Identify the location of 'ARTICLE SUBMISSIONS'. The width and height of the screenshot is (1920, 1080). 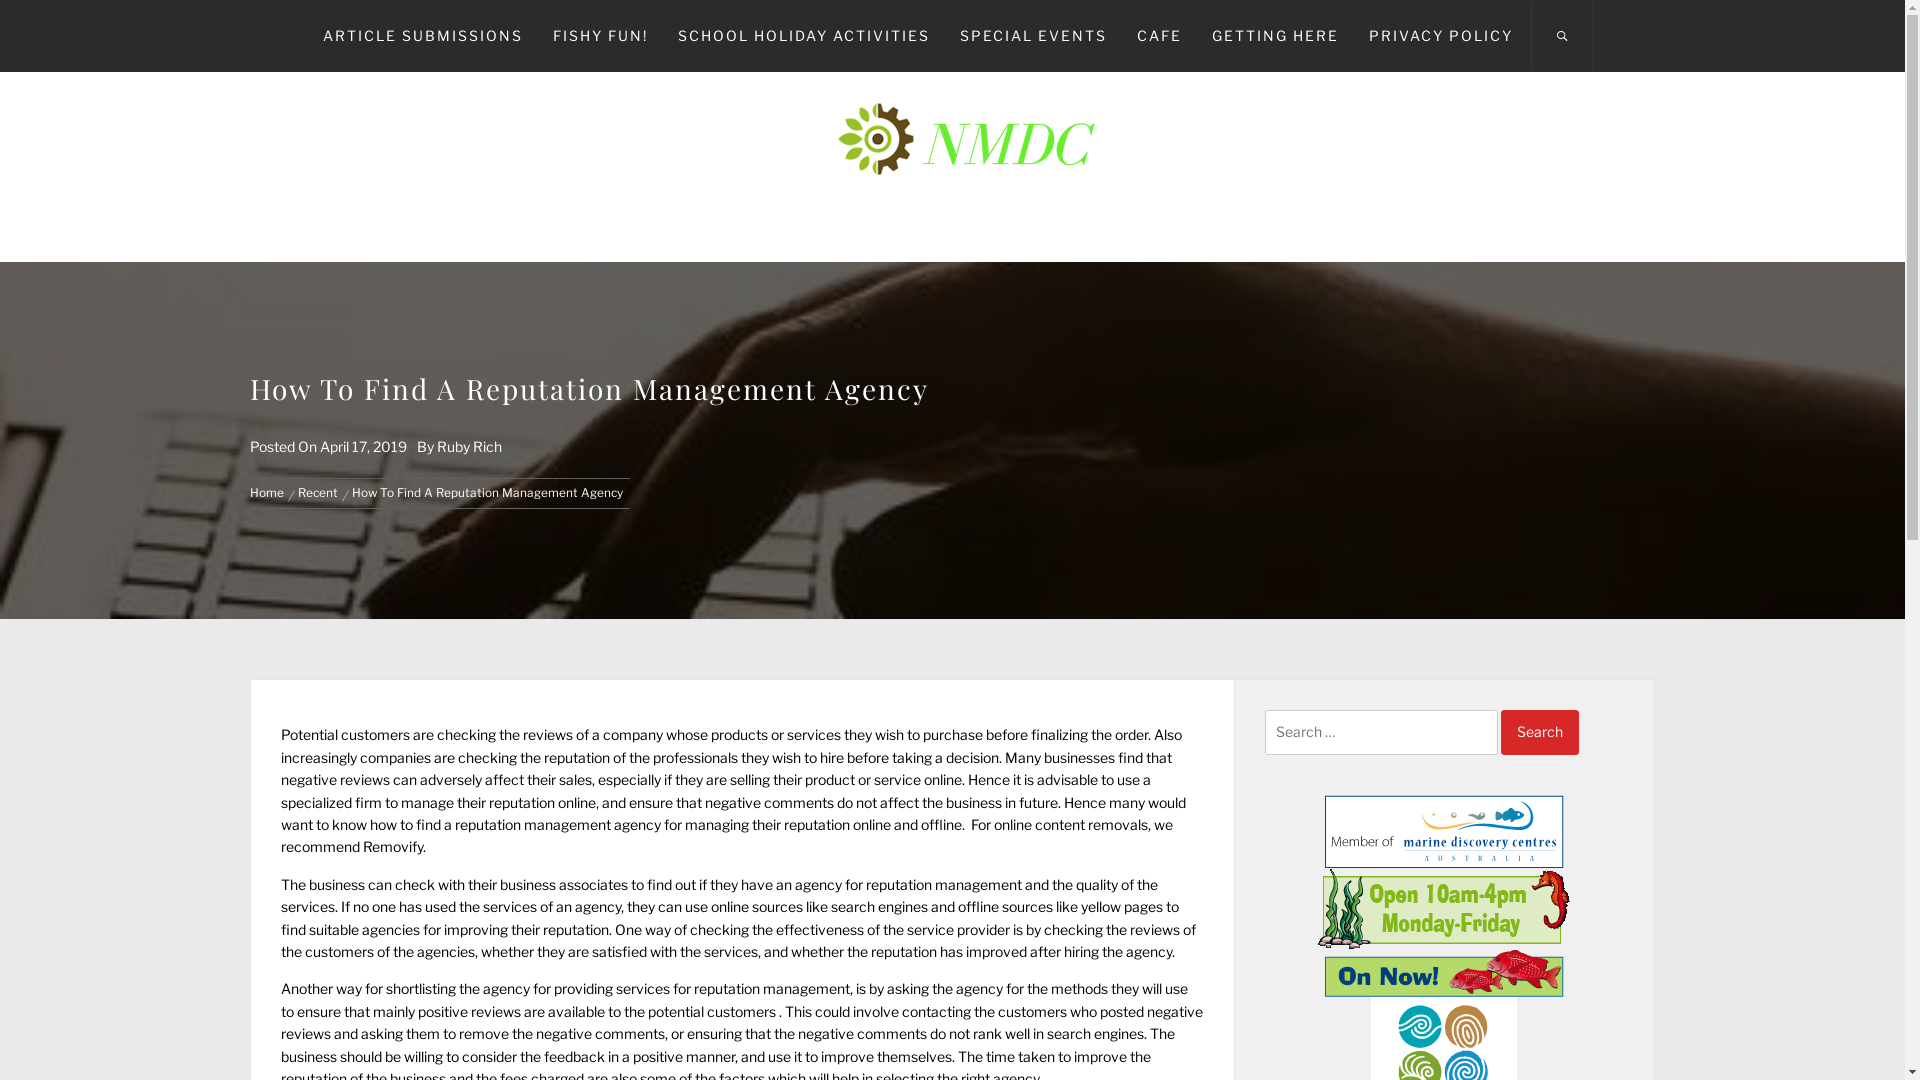
(421, 35).